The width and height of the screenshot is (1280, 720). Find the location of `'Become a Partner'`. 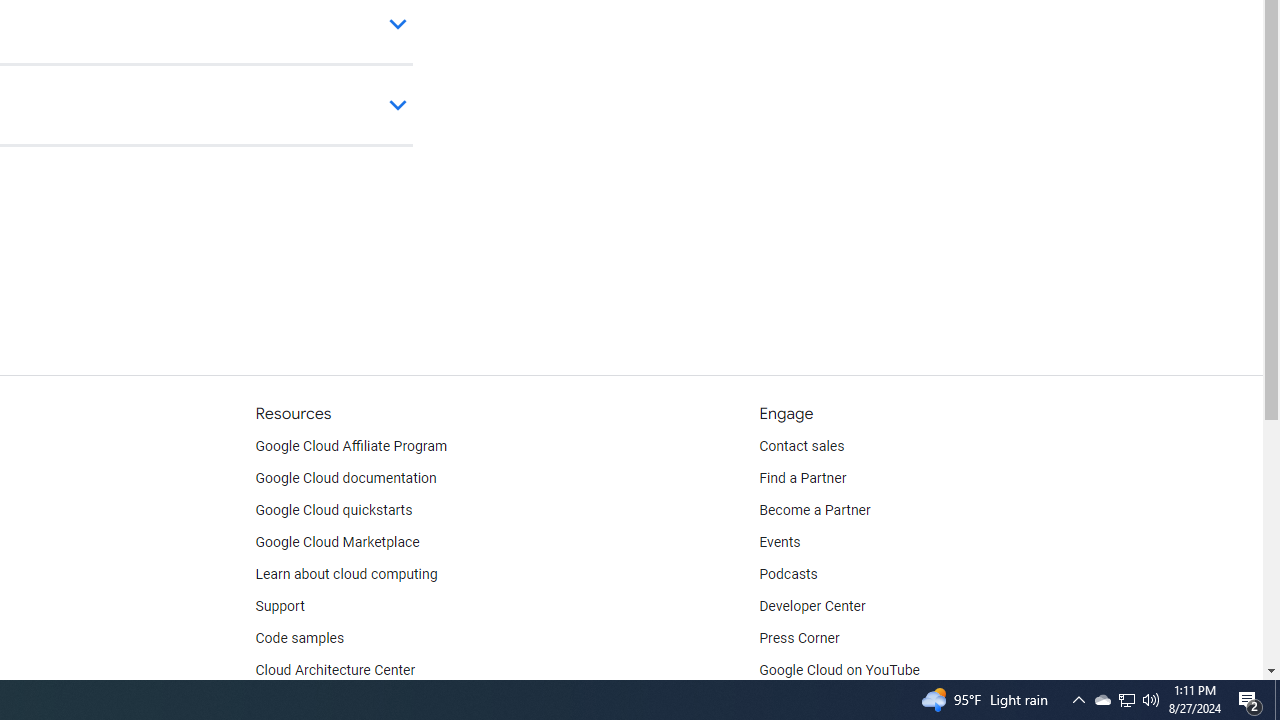

'Become a Partner' is located at coordinates (814, 510).